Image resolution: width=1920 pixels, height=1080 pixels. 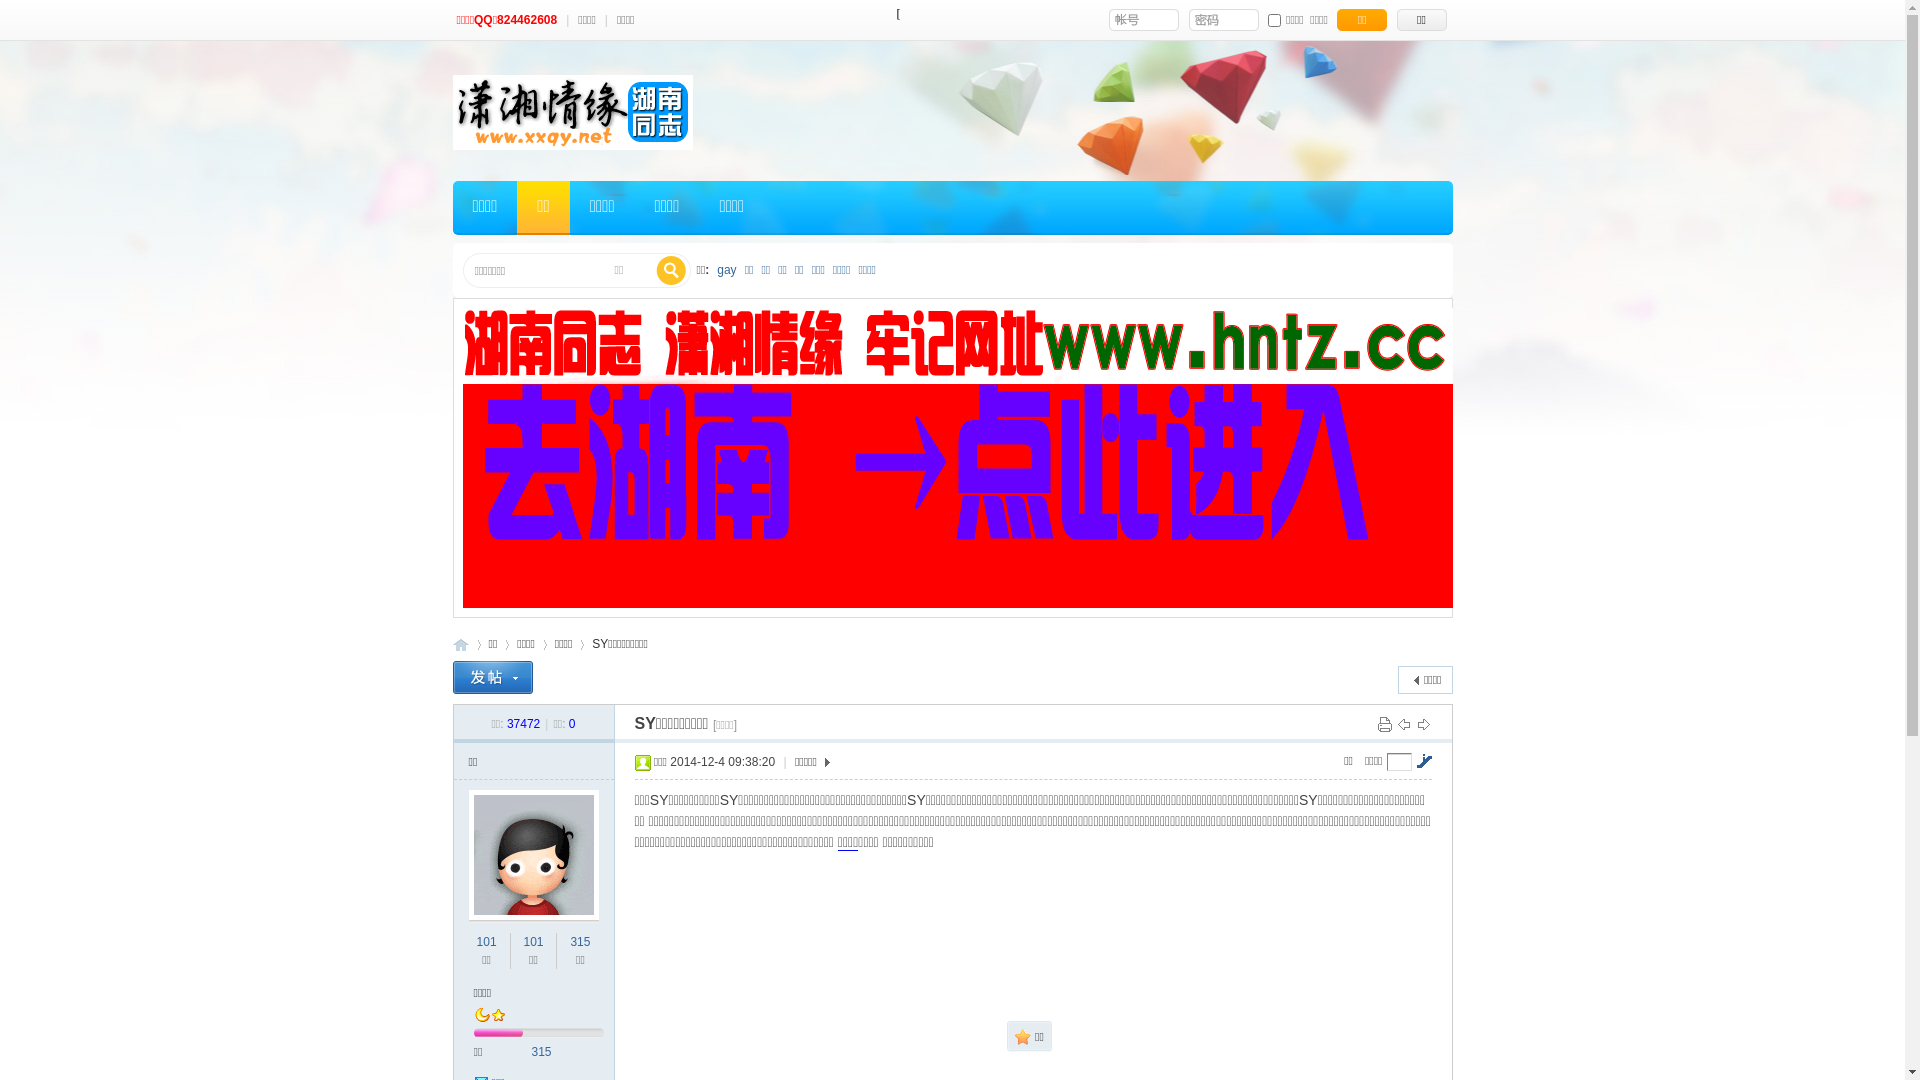 What do you see at coordinates (532, 941) in the screenshot?
I see `'101'` at bounding box center [532, 941].